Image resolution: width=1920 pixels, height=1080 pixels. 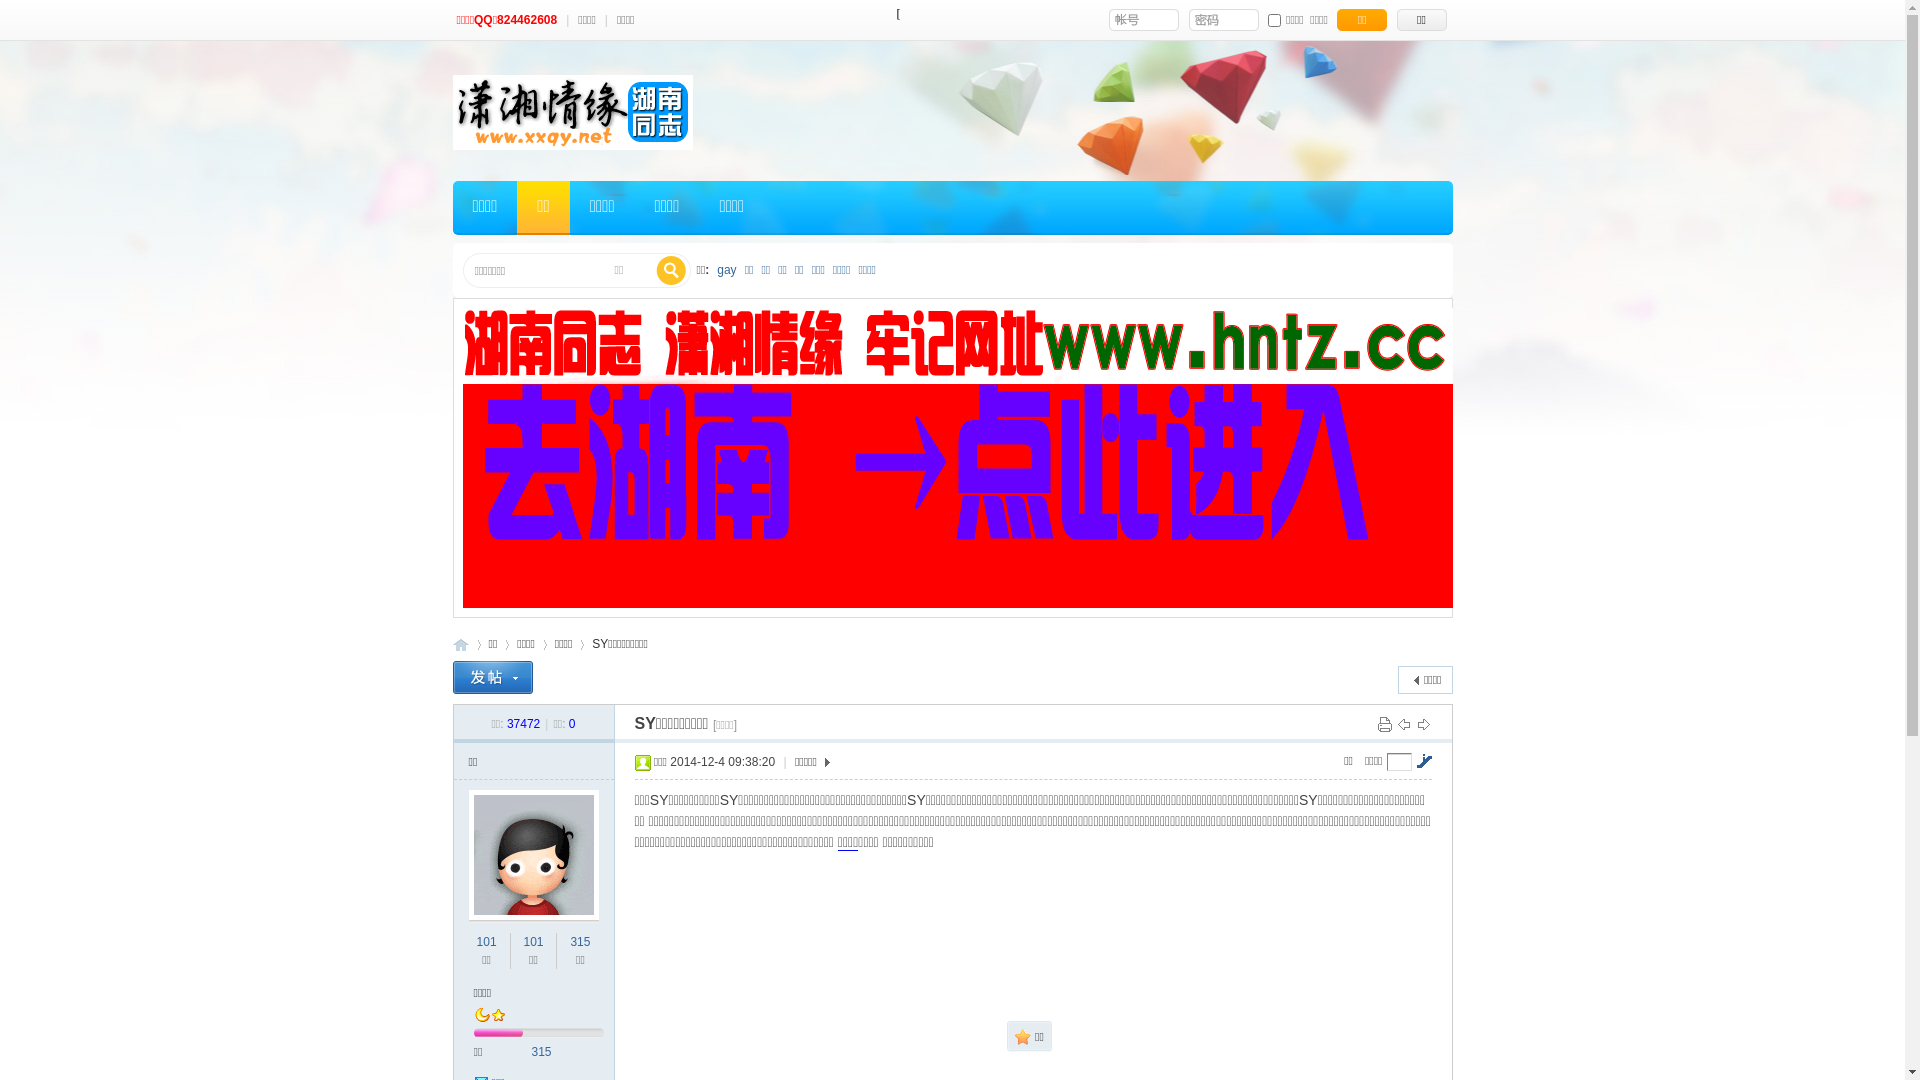 What do you see at coordinates (532, 941) in the screenshot?
I see `'101'` at bounding box center [532, 941].